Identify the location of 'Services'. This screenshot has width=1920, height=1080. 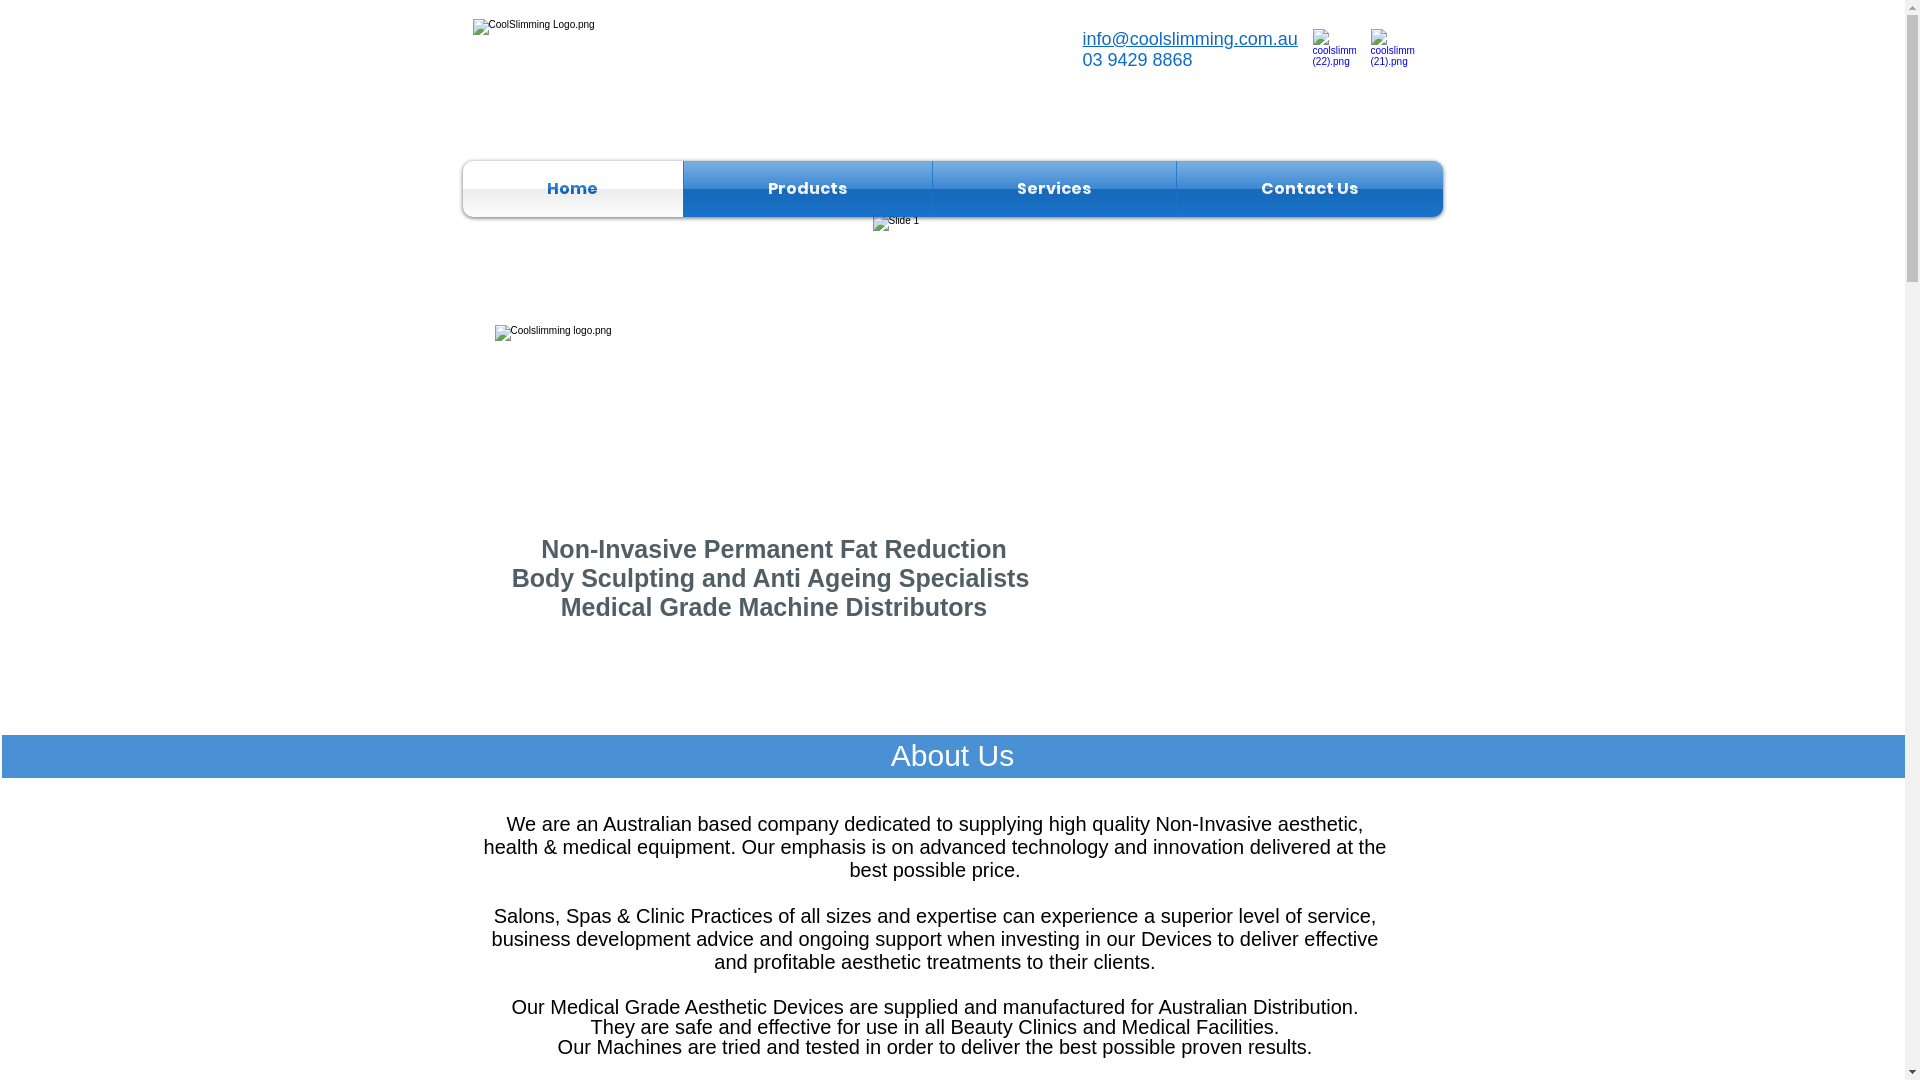
(1052, 189).